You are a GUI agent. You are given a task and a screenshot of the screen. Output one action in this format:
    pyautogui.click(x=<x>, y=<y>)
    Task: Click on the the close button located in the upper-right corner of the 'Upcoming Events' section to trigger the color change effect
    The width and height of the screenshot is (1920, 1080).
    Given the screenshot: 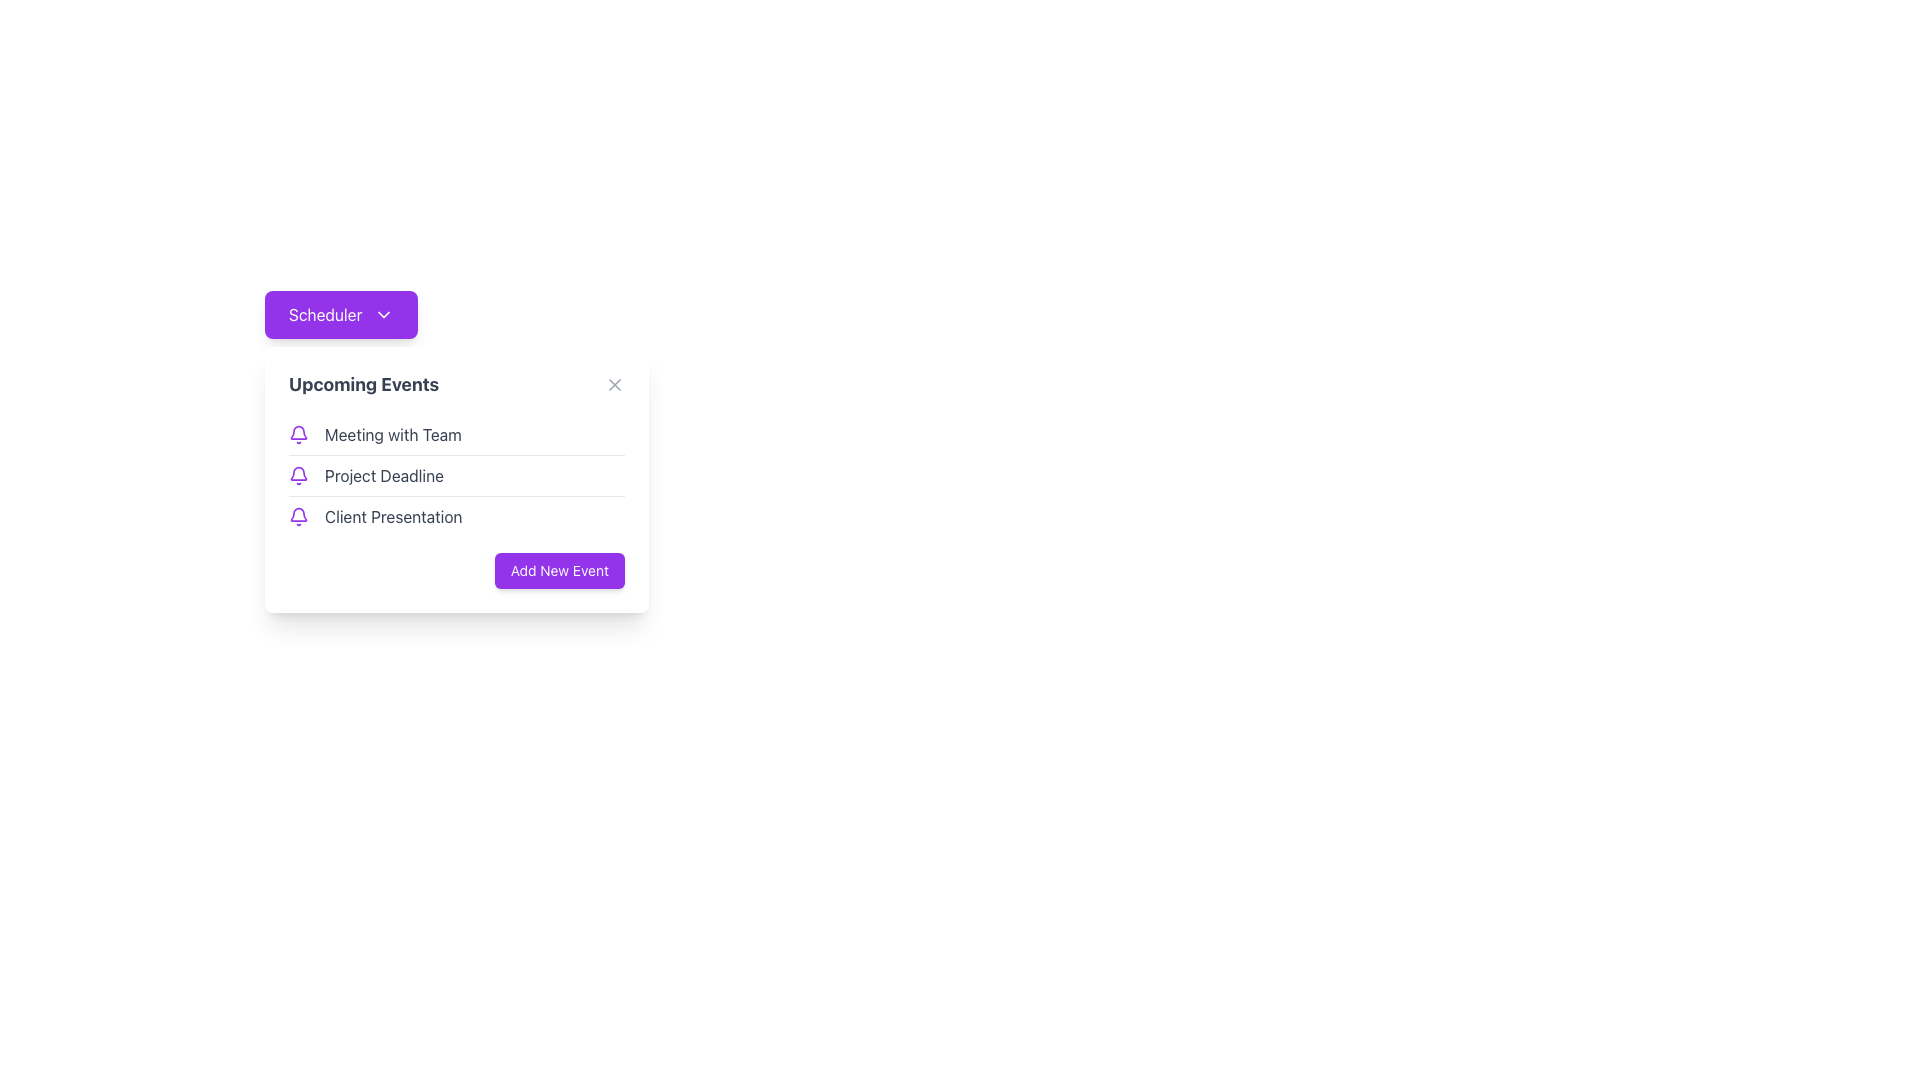 What is the action you would take?
    pyautogui.click(x=613, y=385)
    